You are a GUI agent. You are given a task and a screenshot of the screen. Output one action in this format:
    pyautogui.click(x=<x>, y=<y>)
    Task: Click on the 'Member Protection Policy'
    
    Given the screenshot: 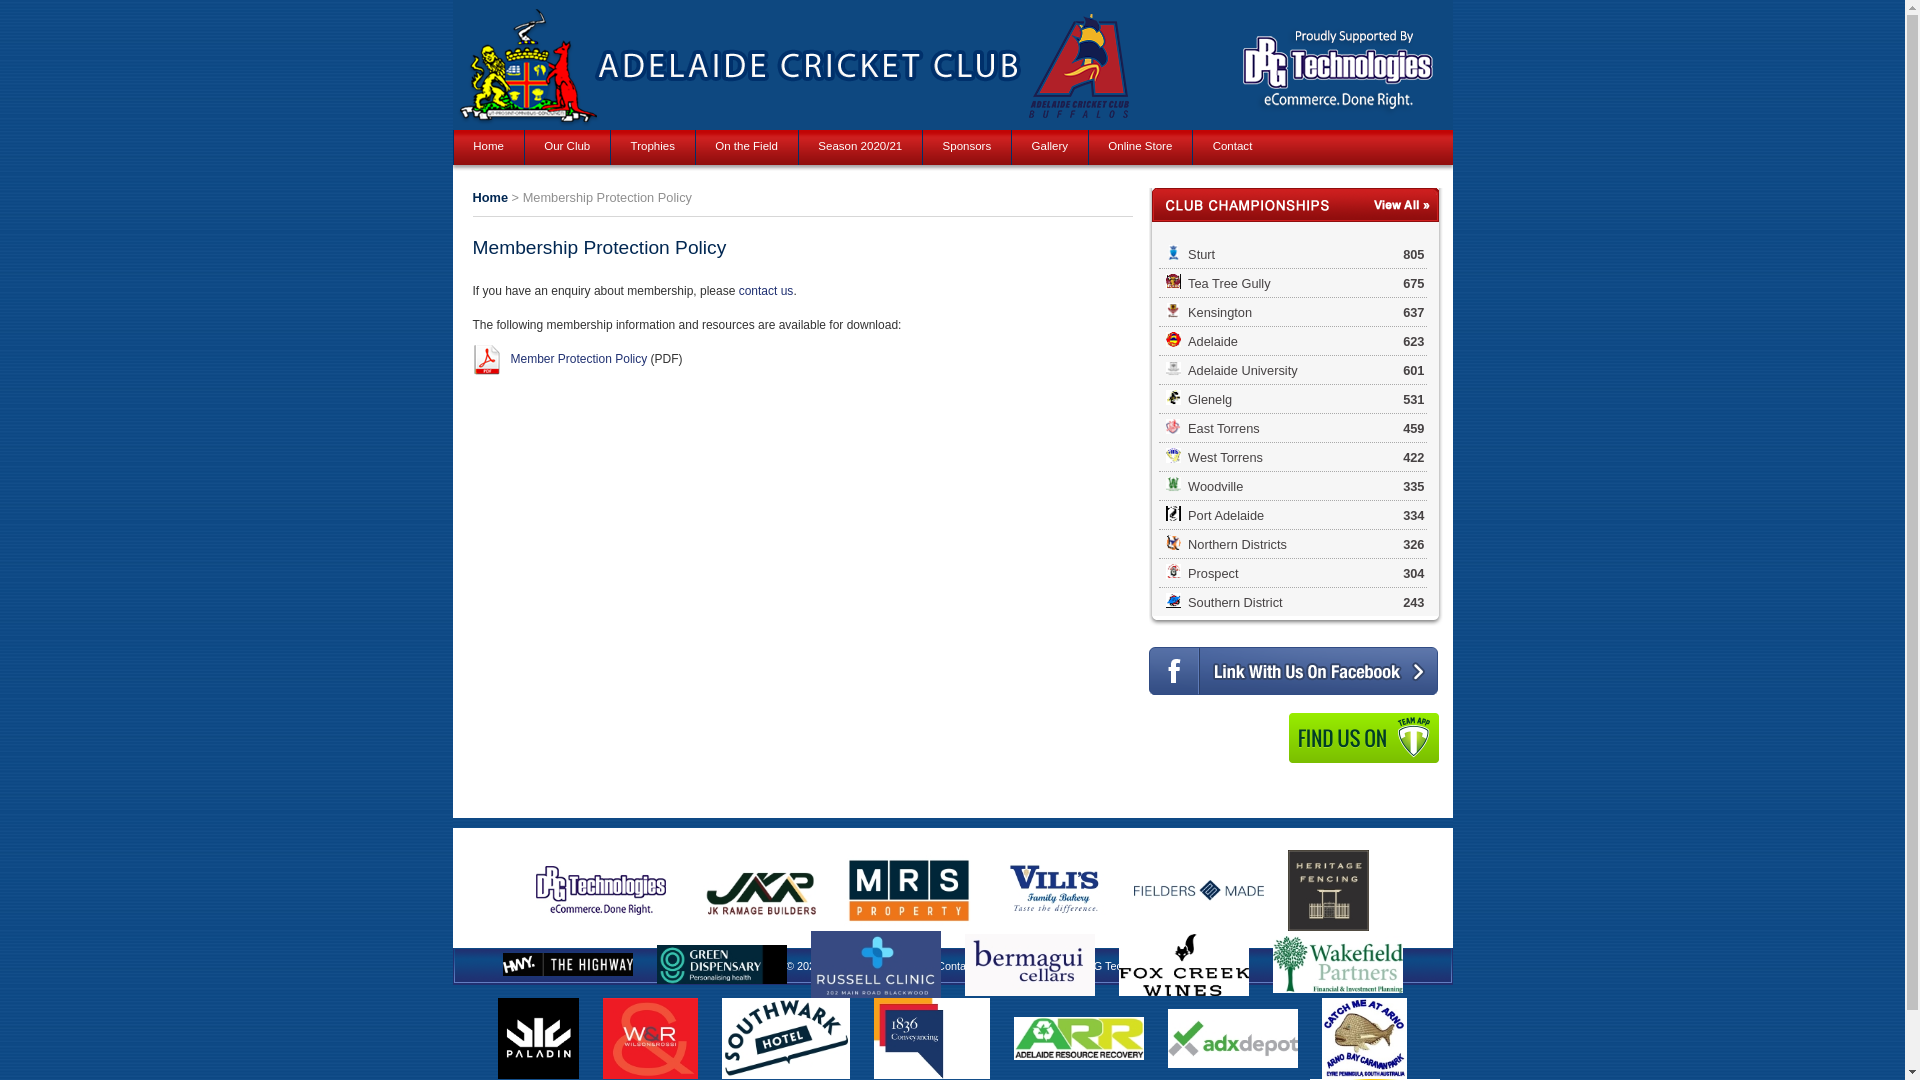 What is the action you would take?
    pyautogui.click(x=577, y=357)
    